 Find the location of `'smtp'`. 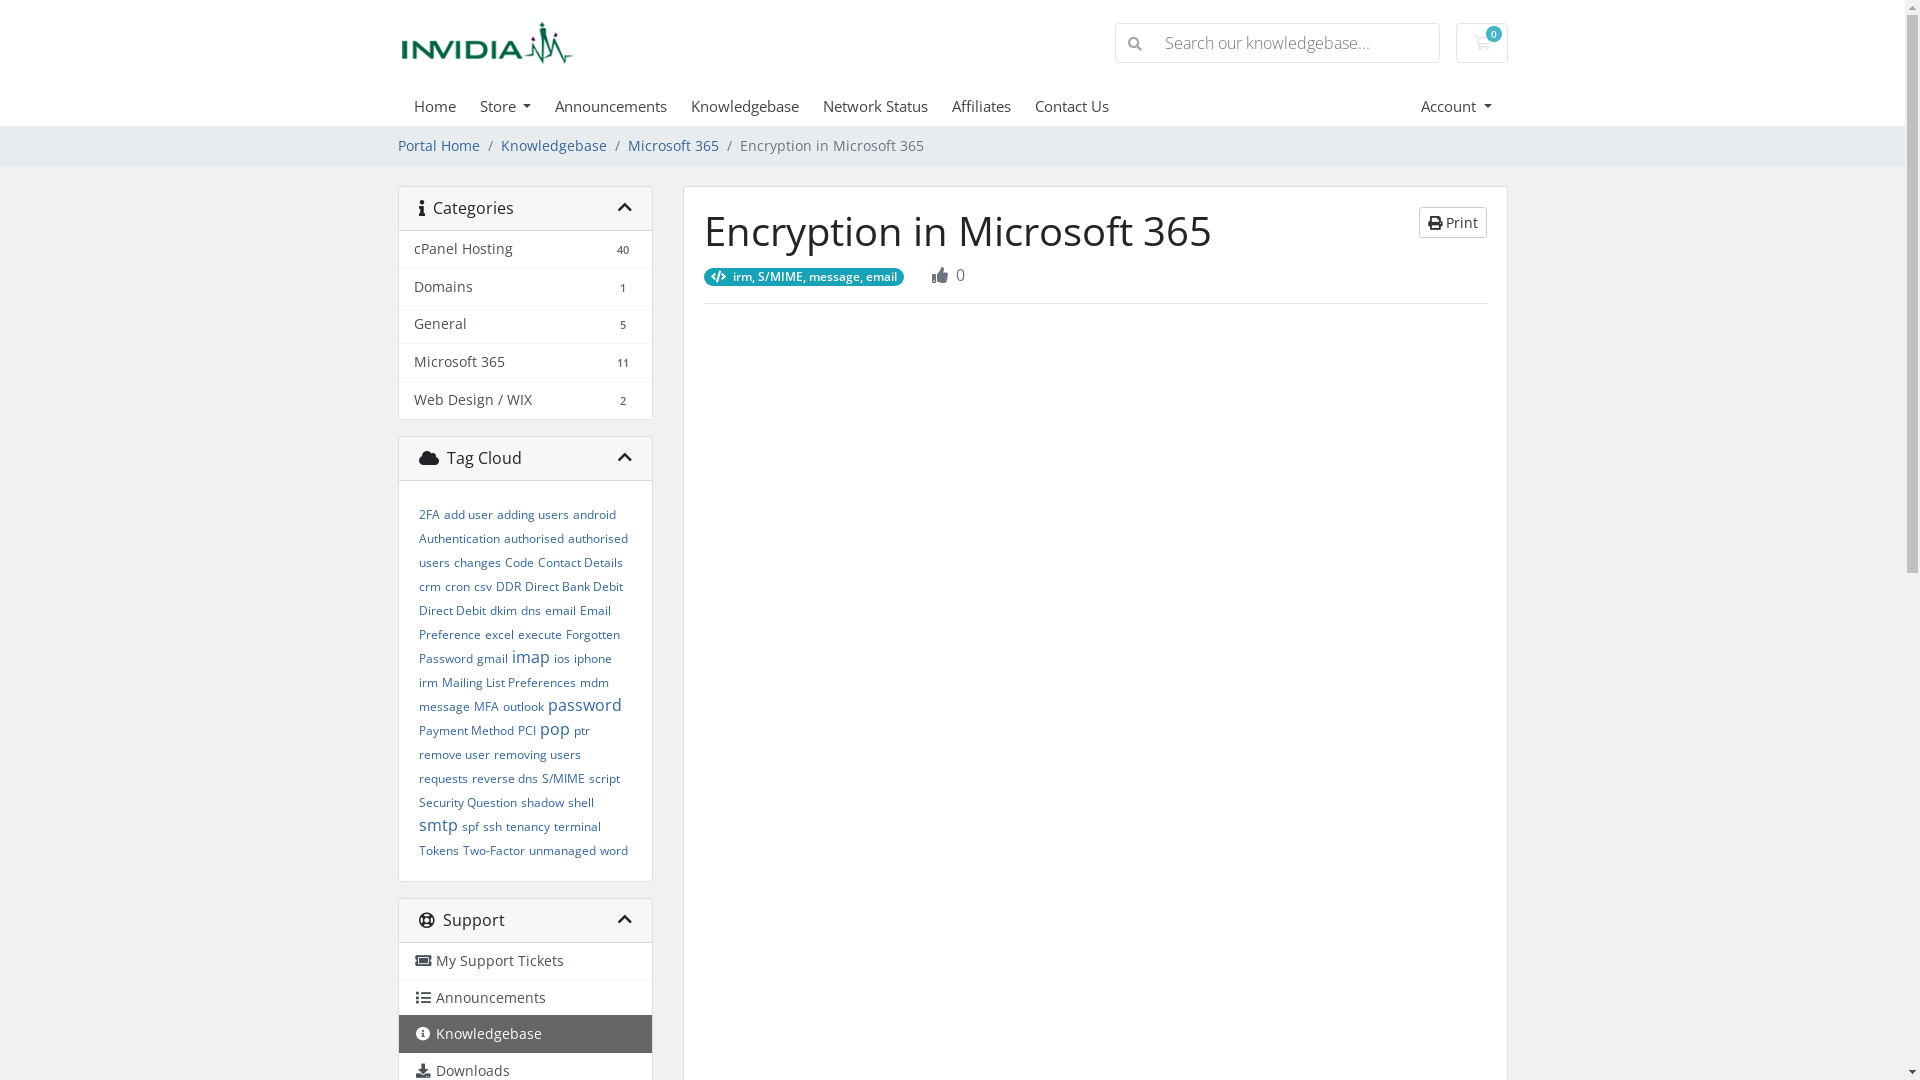

'smtp' is located at coordinates (436, 825).